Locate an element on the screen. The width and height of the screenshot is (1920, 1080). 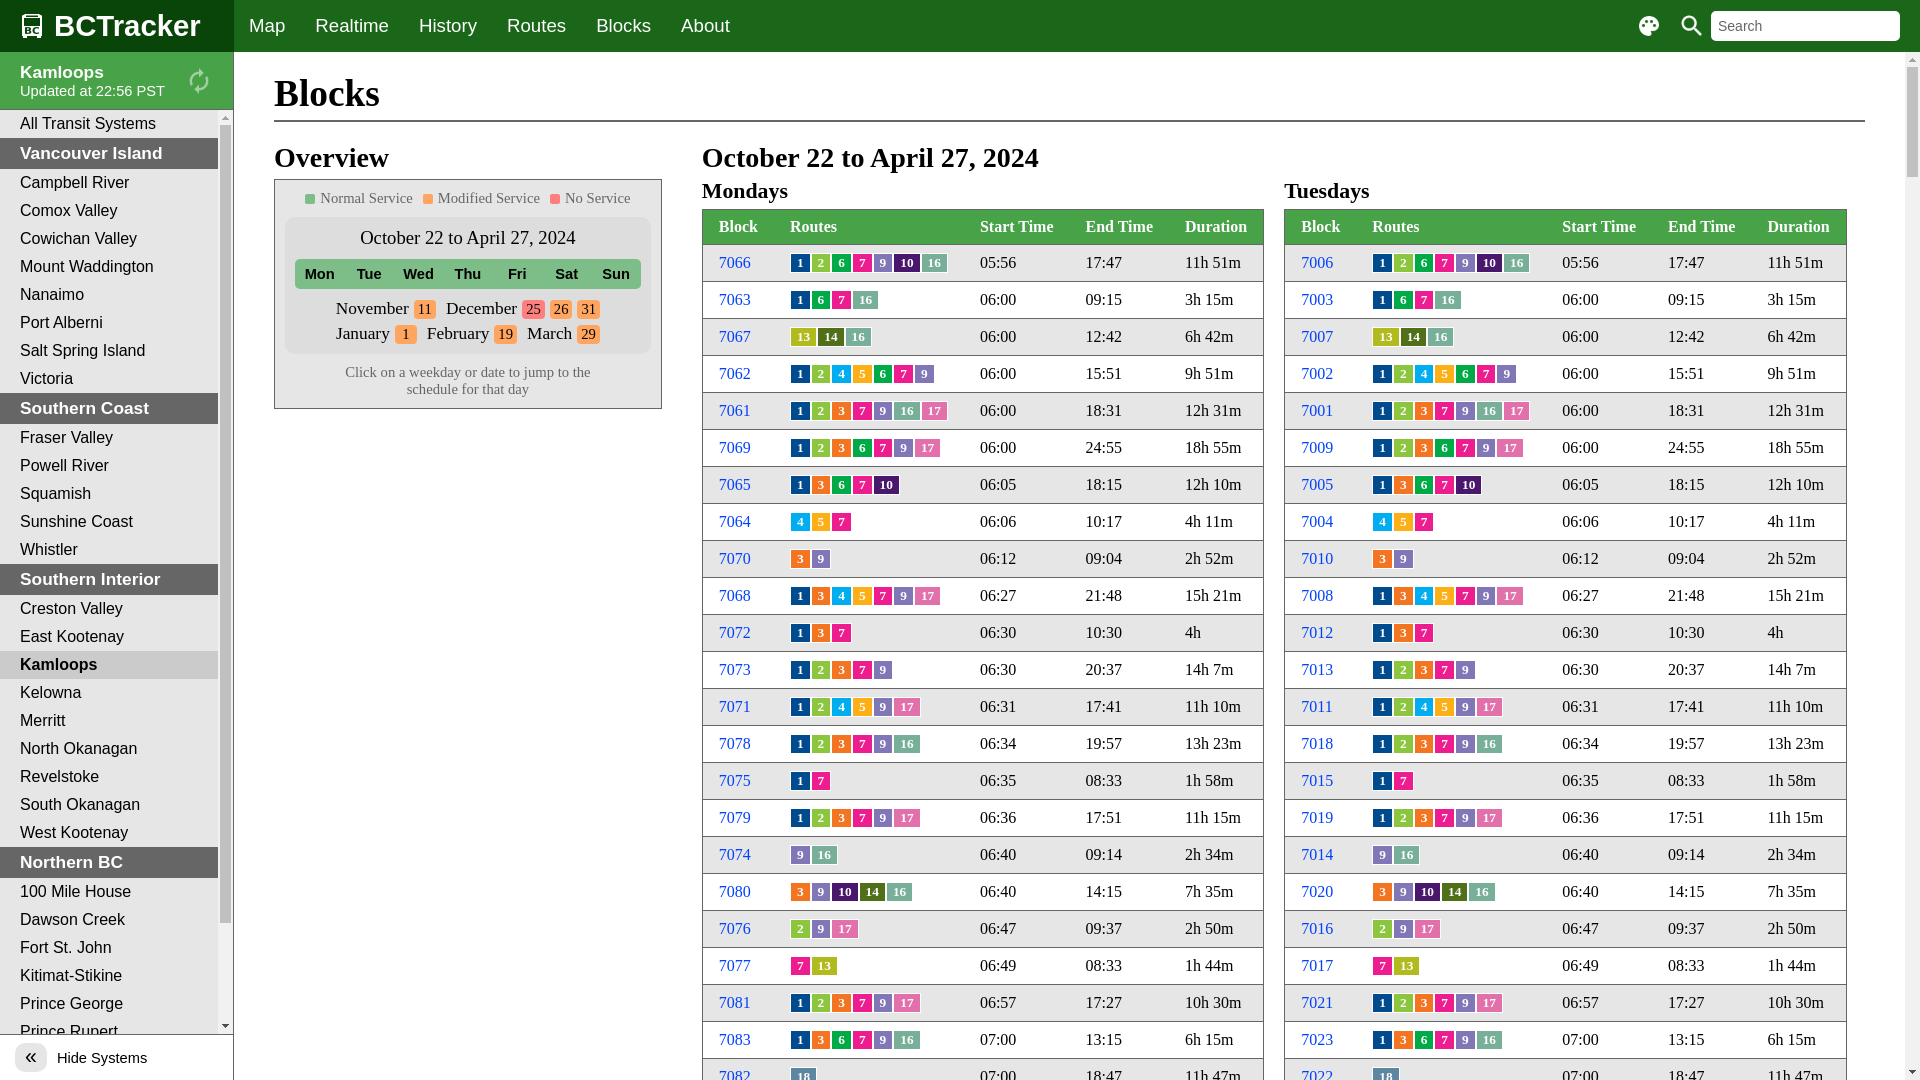
'3' is located at coordinates (841, 817).